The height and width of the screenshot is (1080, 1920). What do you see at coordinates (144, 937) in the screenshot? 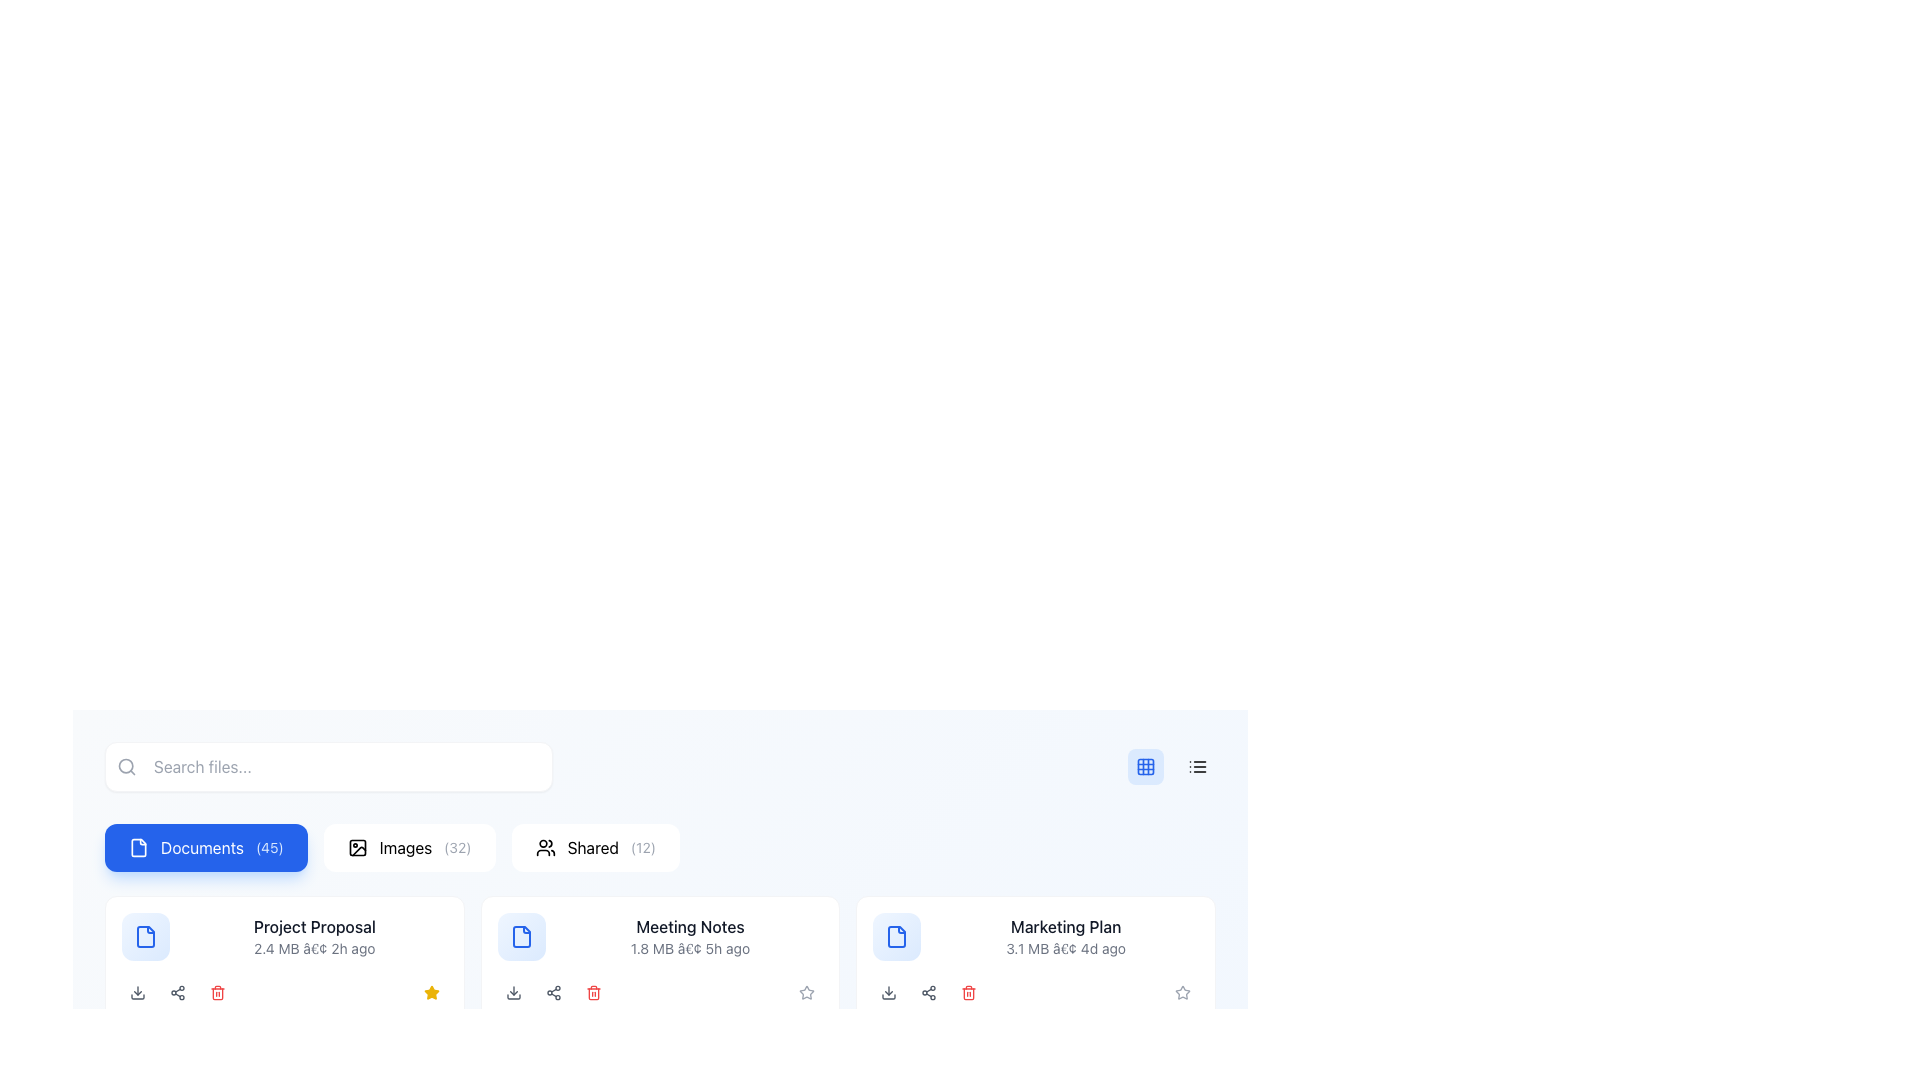
I see `the document icon representing the 'Project Proposal' located in the top-left corner of the file items for identification purposes` at bounding box center [144, 937].